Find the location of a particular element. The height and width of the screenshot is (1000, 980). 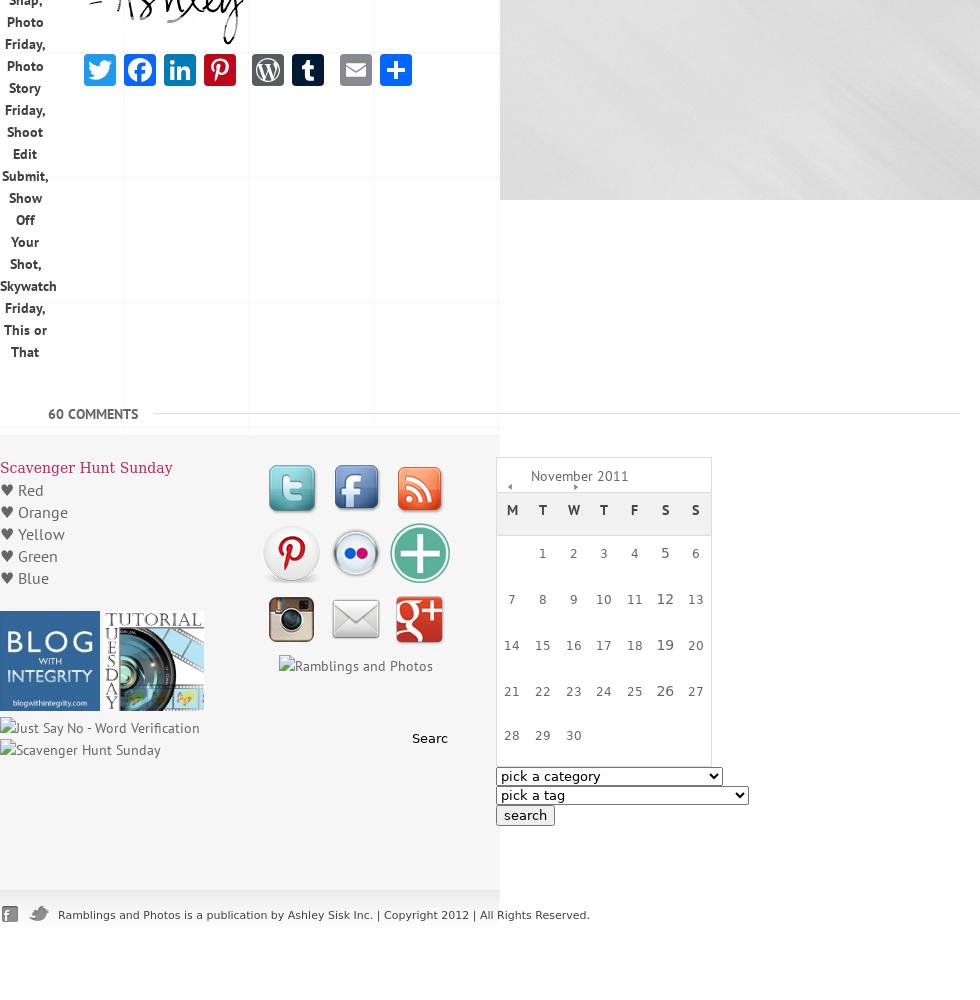

'18' is located at coordinates (635, 646).